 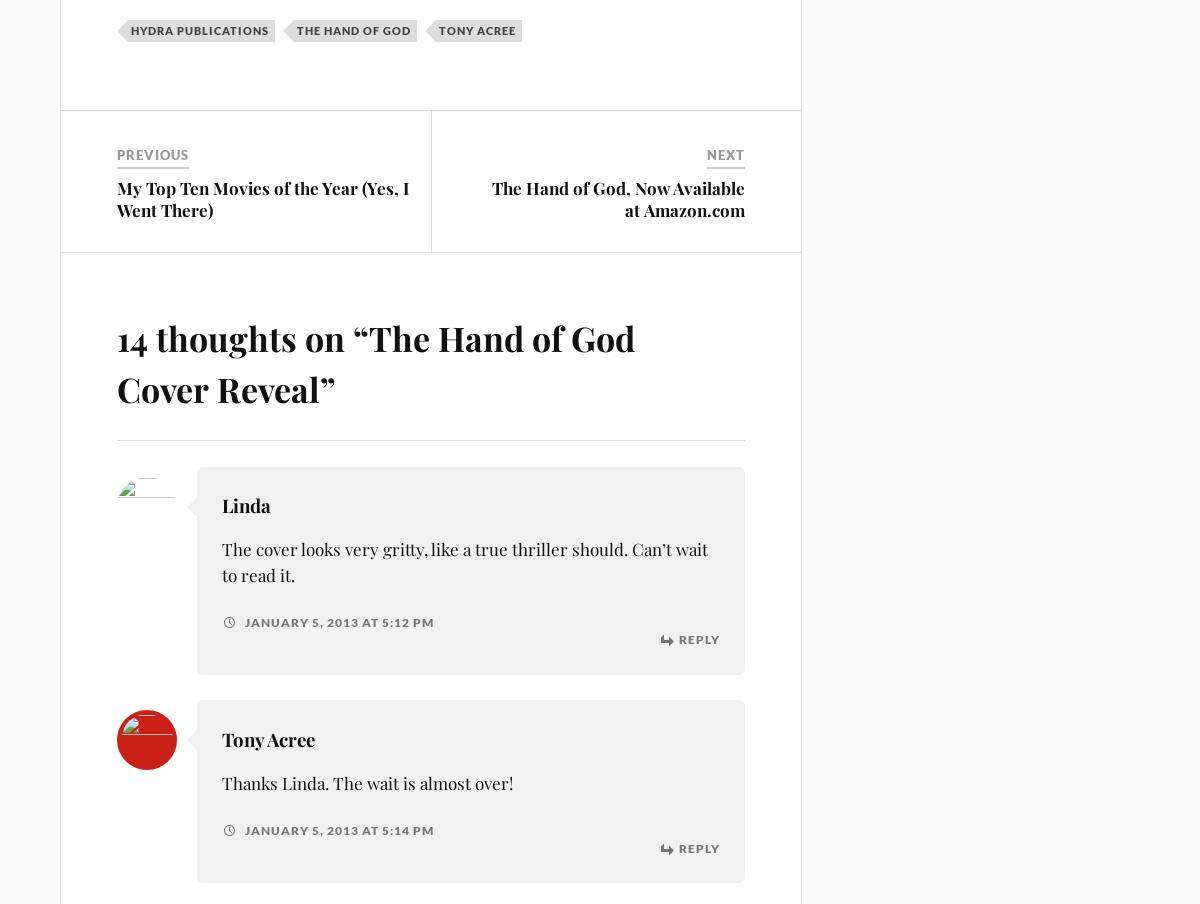 I want to click on 'Next', so click(x=726, y=154).